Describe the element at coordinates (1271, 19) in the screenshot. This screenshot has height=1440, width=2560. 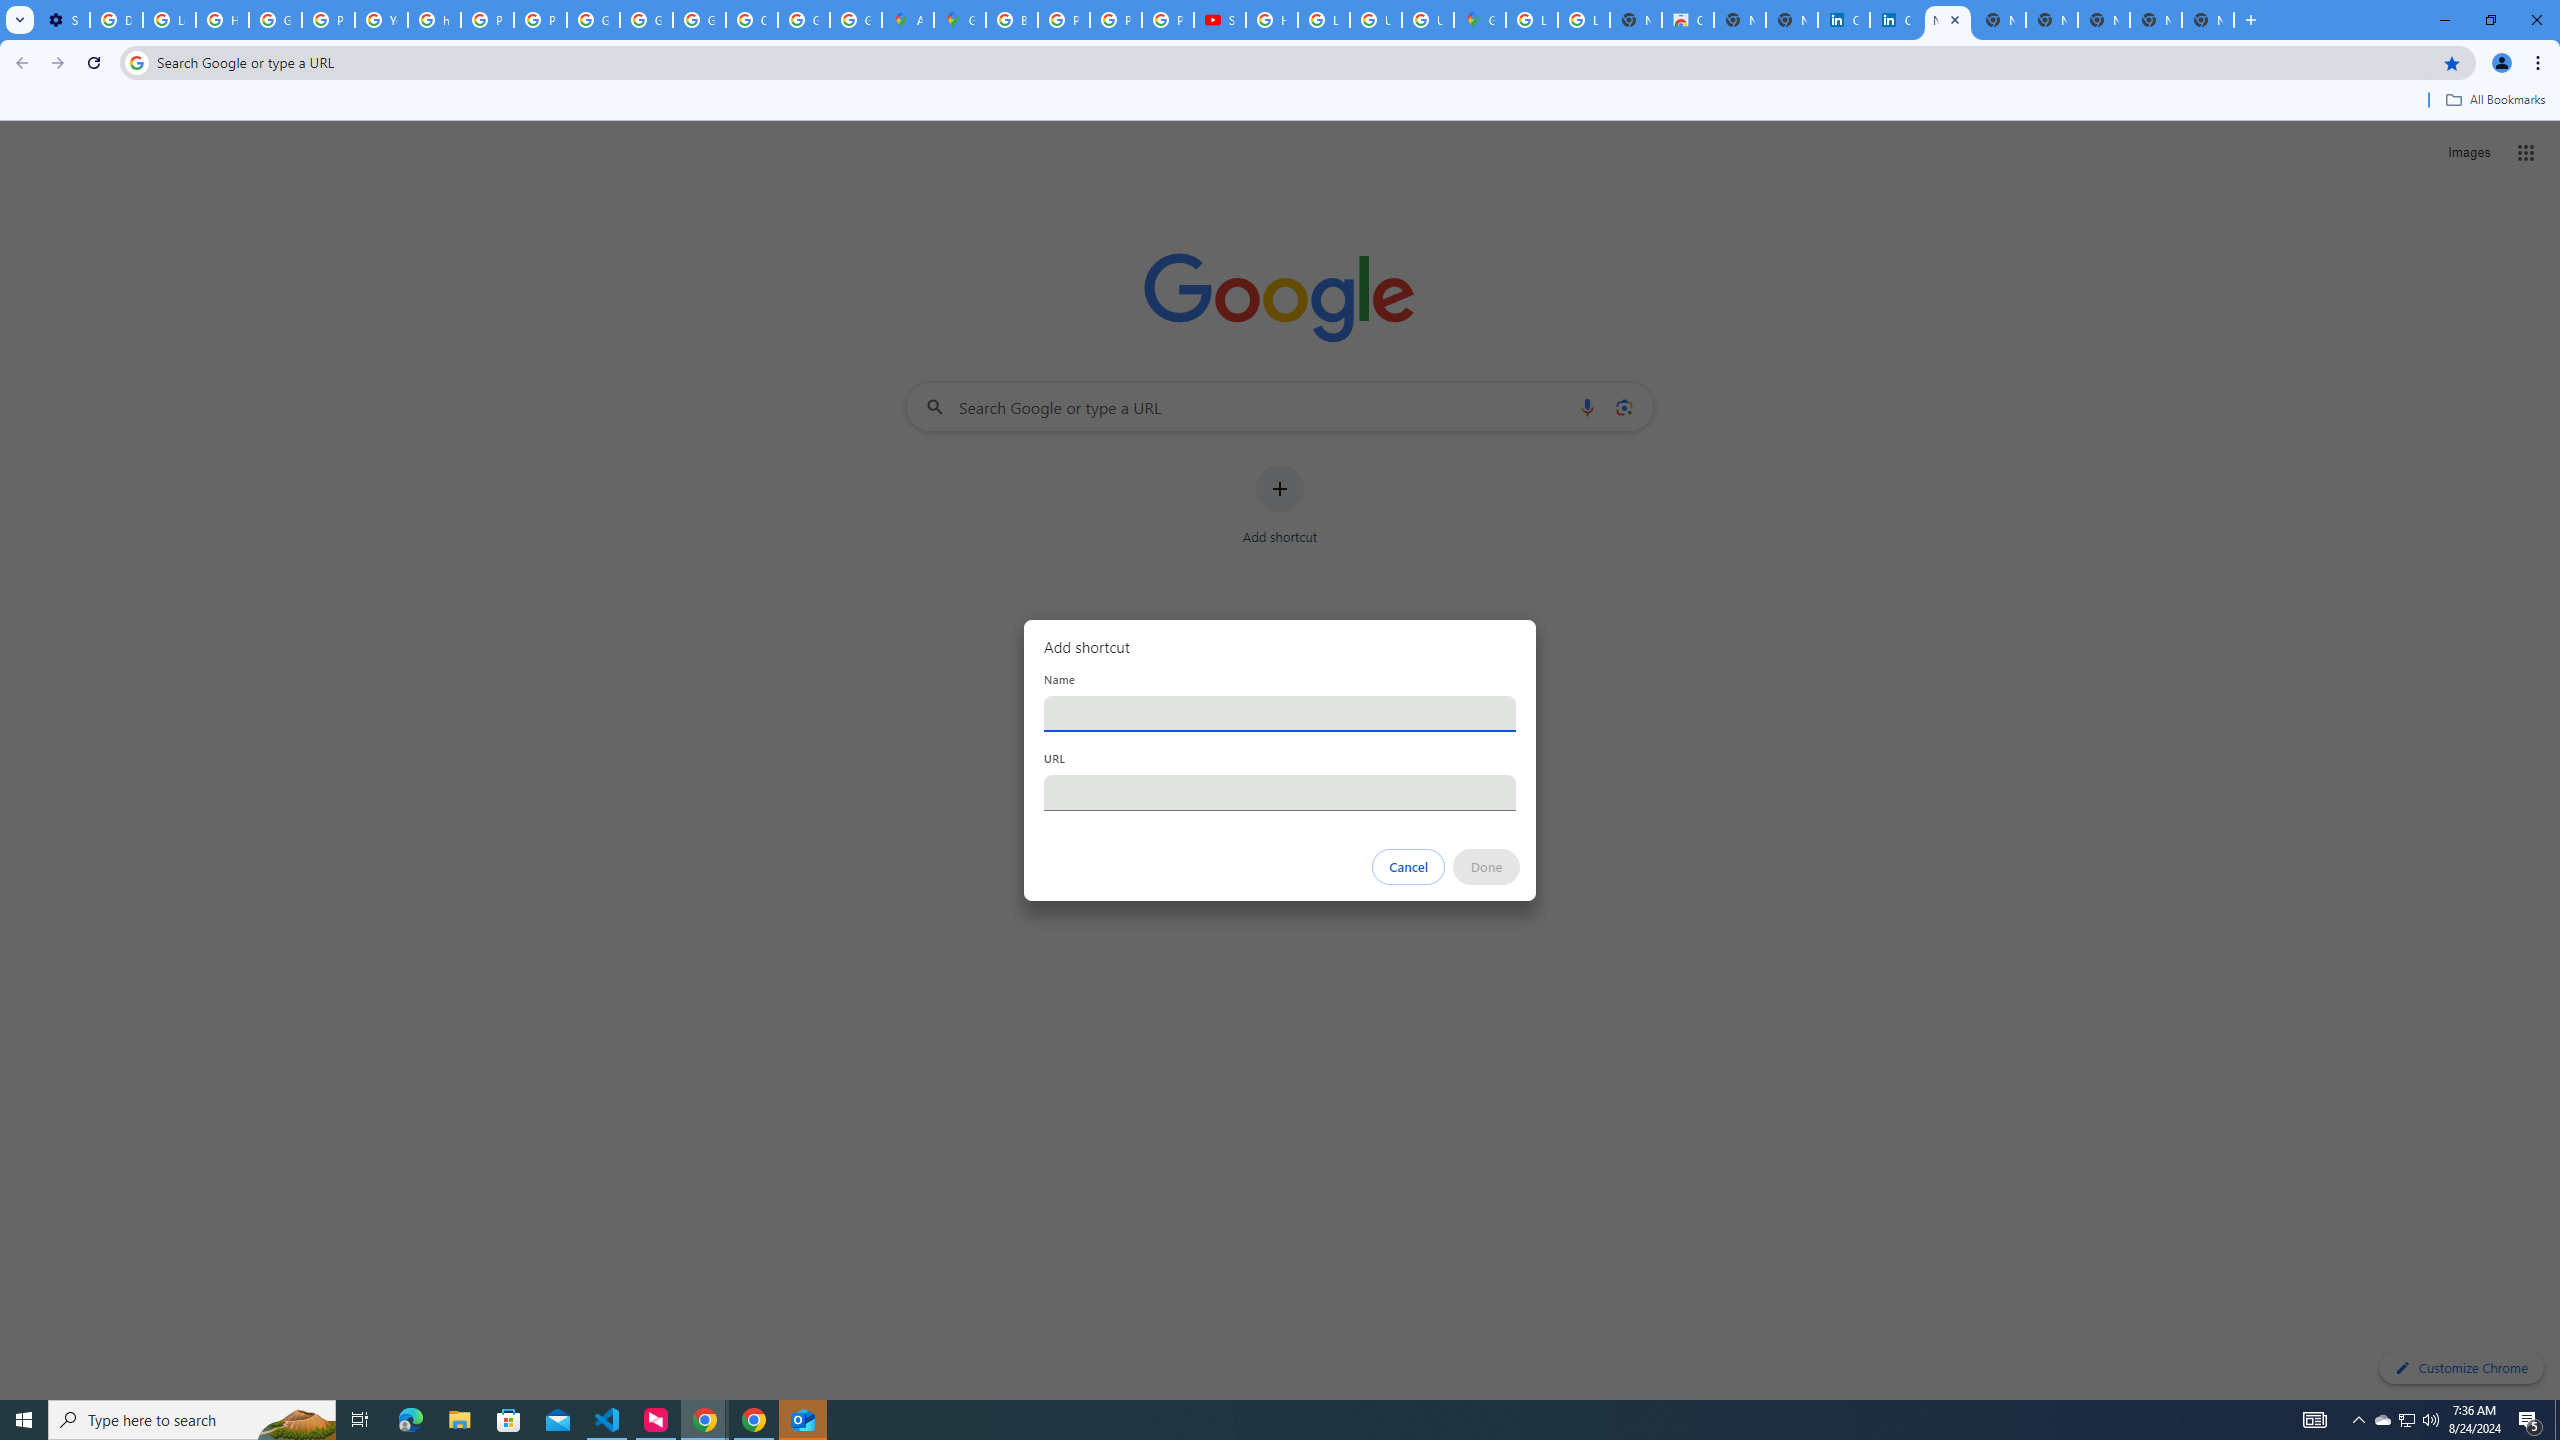
I see `'How Chrome protects your passwords - Google Chrome Help'` at that location.